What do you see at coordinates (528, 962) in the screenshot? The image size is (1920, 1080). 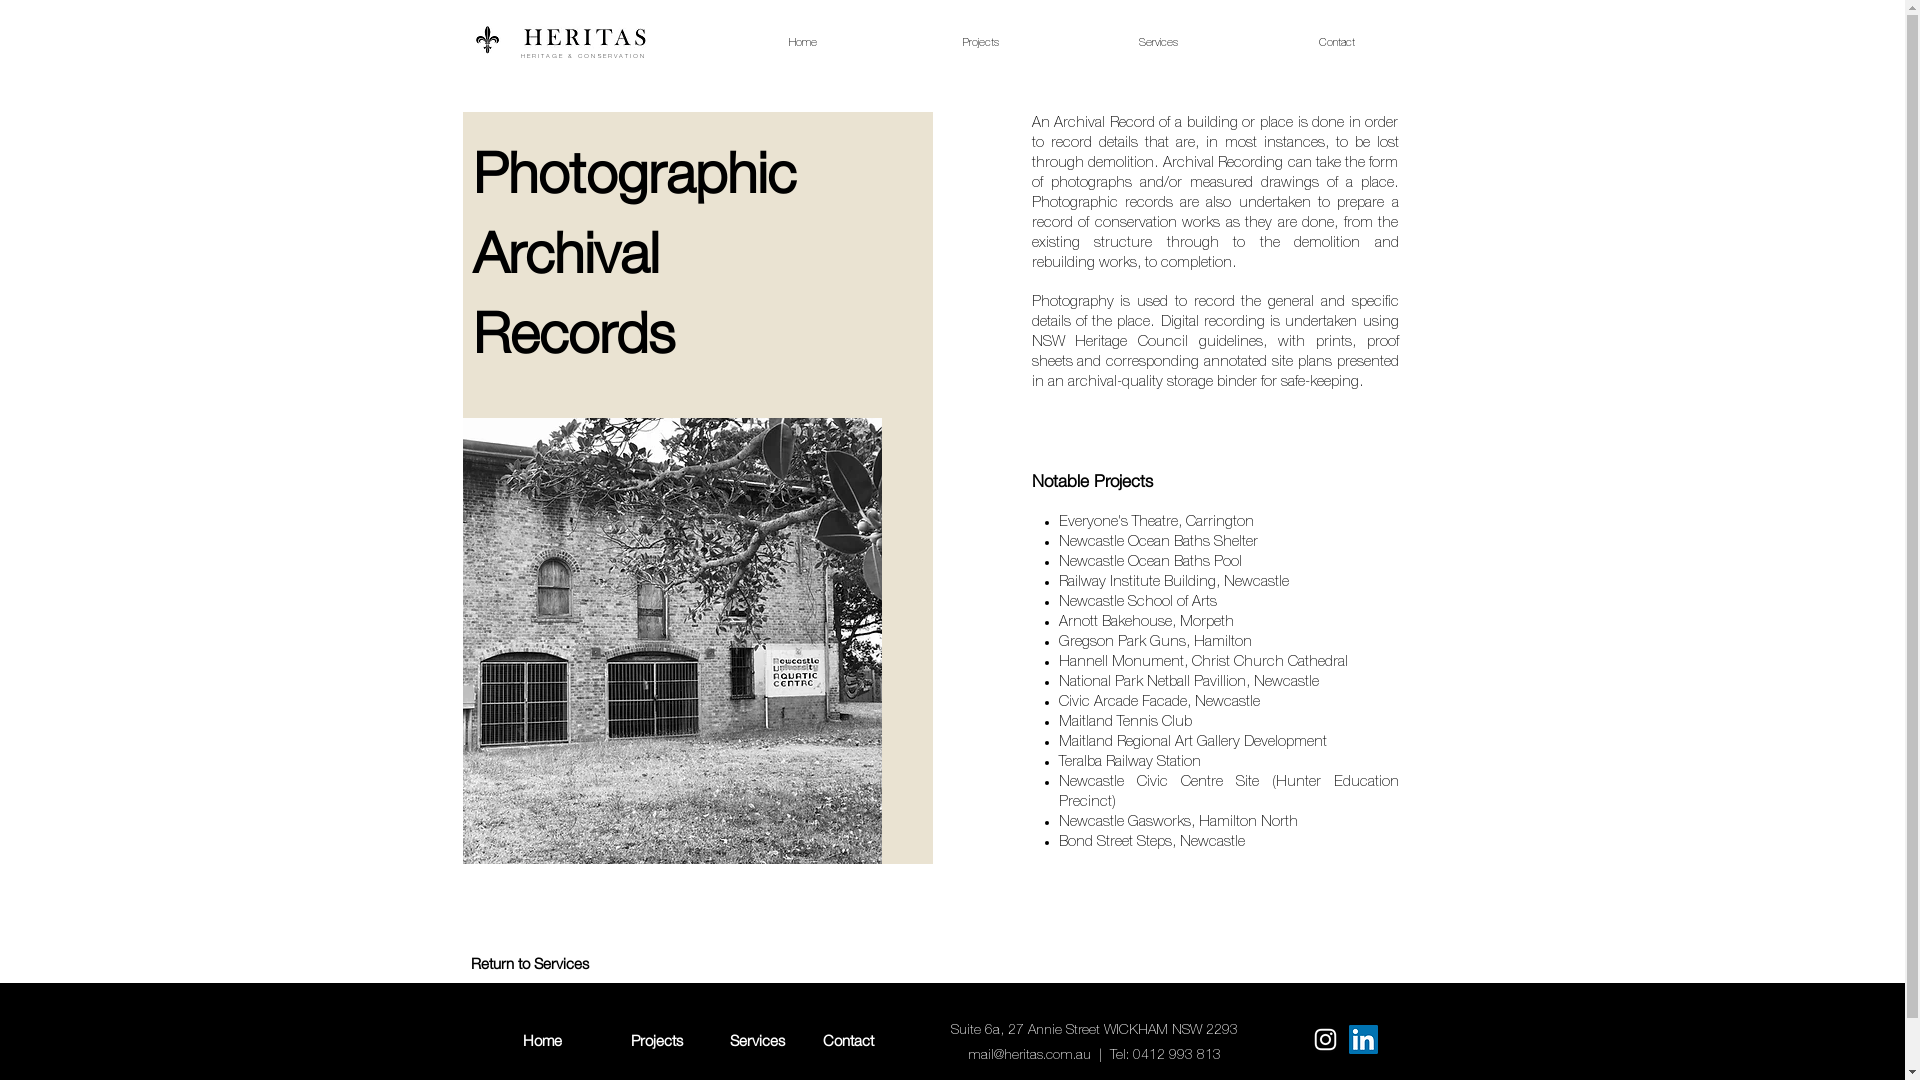 I see `'Return to Services'` at bounding box center [528, 962].